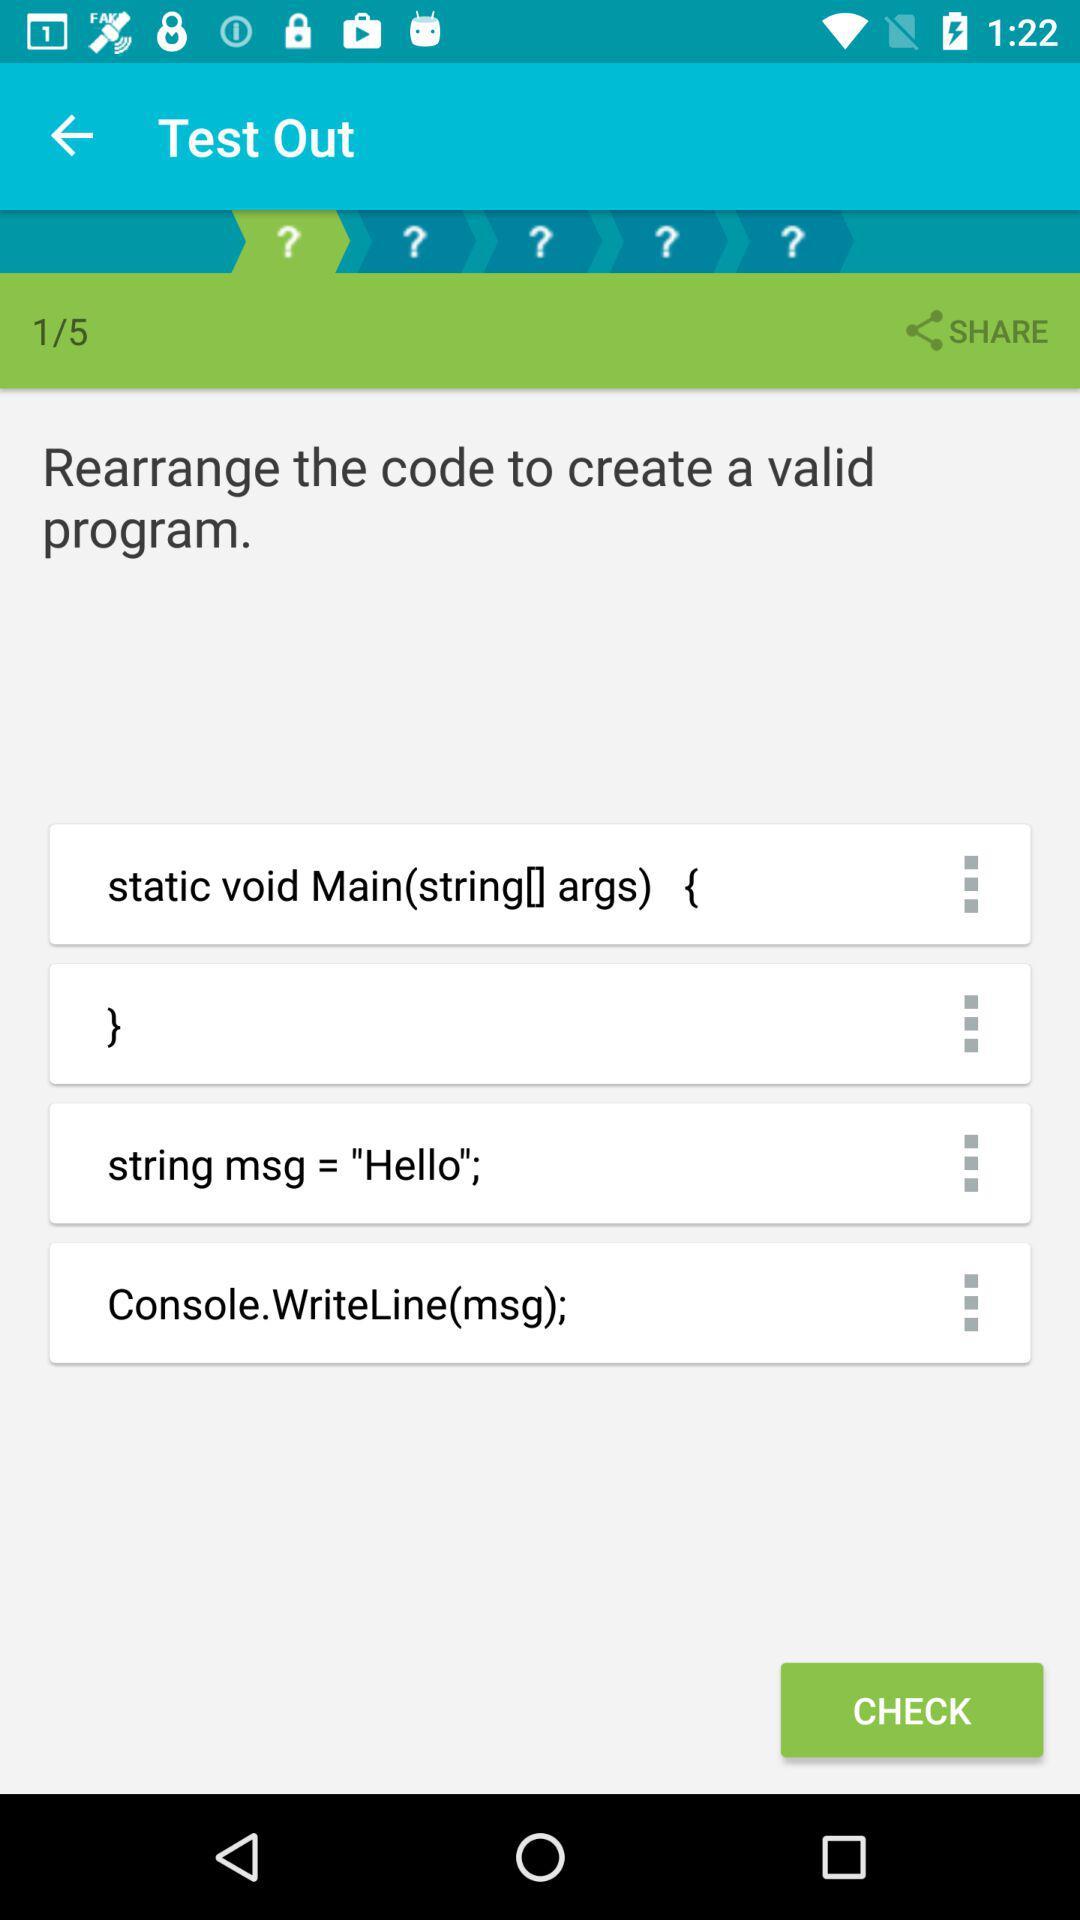 This screenshot has width=1080, height=1920. What do you see at coordinates (72, 135) in the screenshot?
I see `item to the left of test out` at bounding box center [72, 135].